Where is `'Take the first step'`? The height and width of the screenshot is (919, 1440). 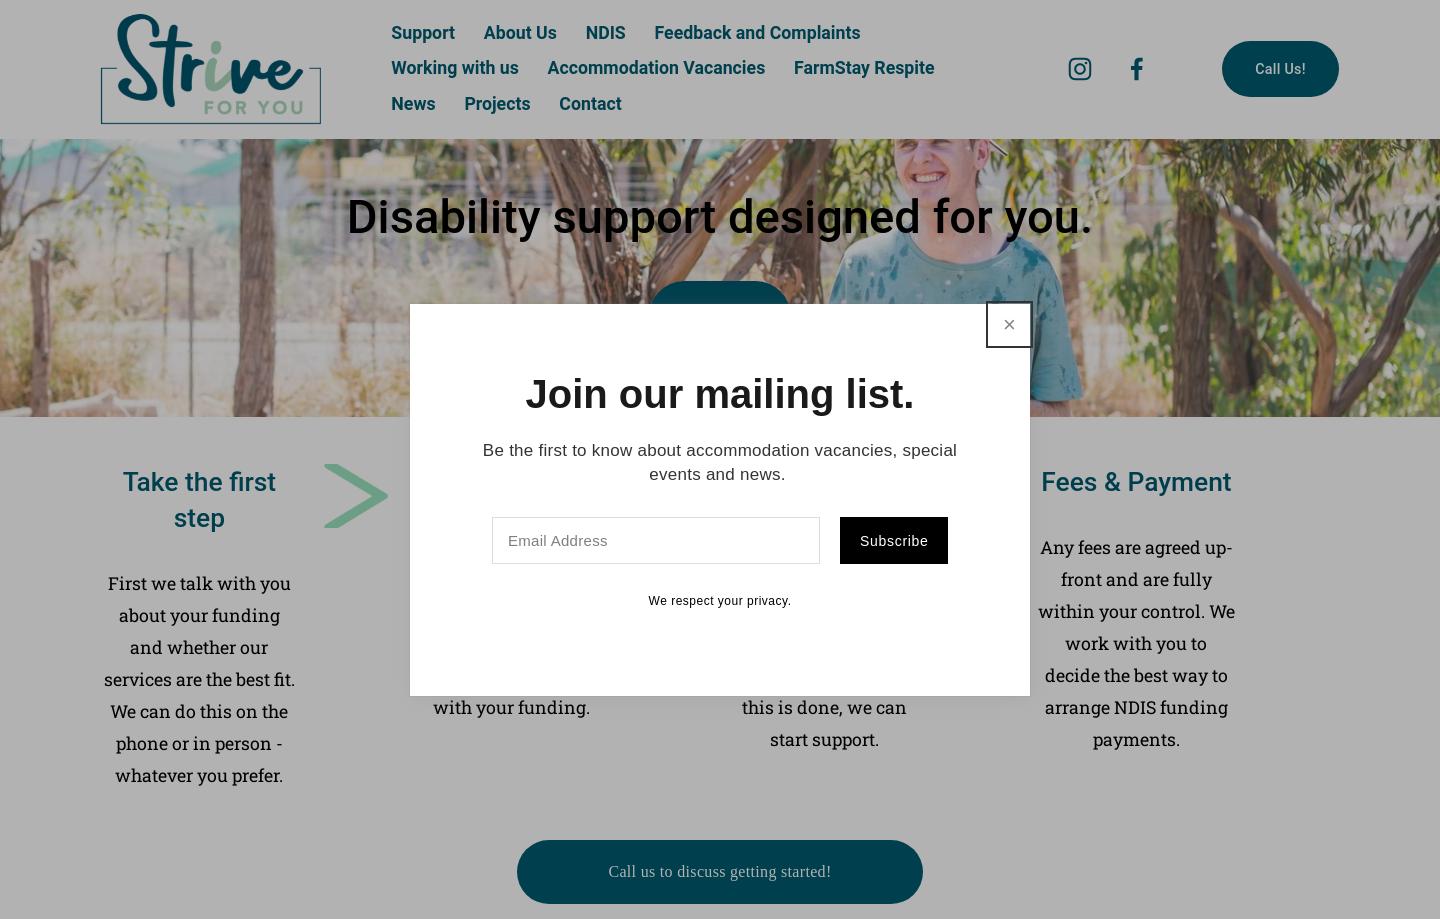
'Take the first step' is located at coordinates (120, 499).